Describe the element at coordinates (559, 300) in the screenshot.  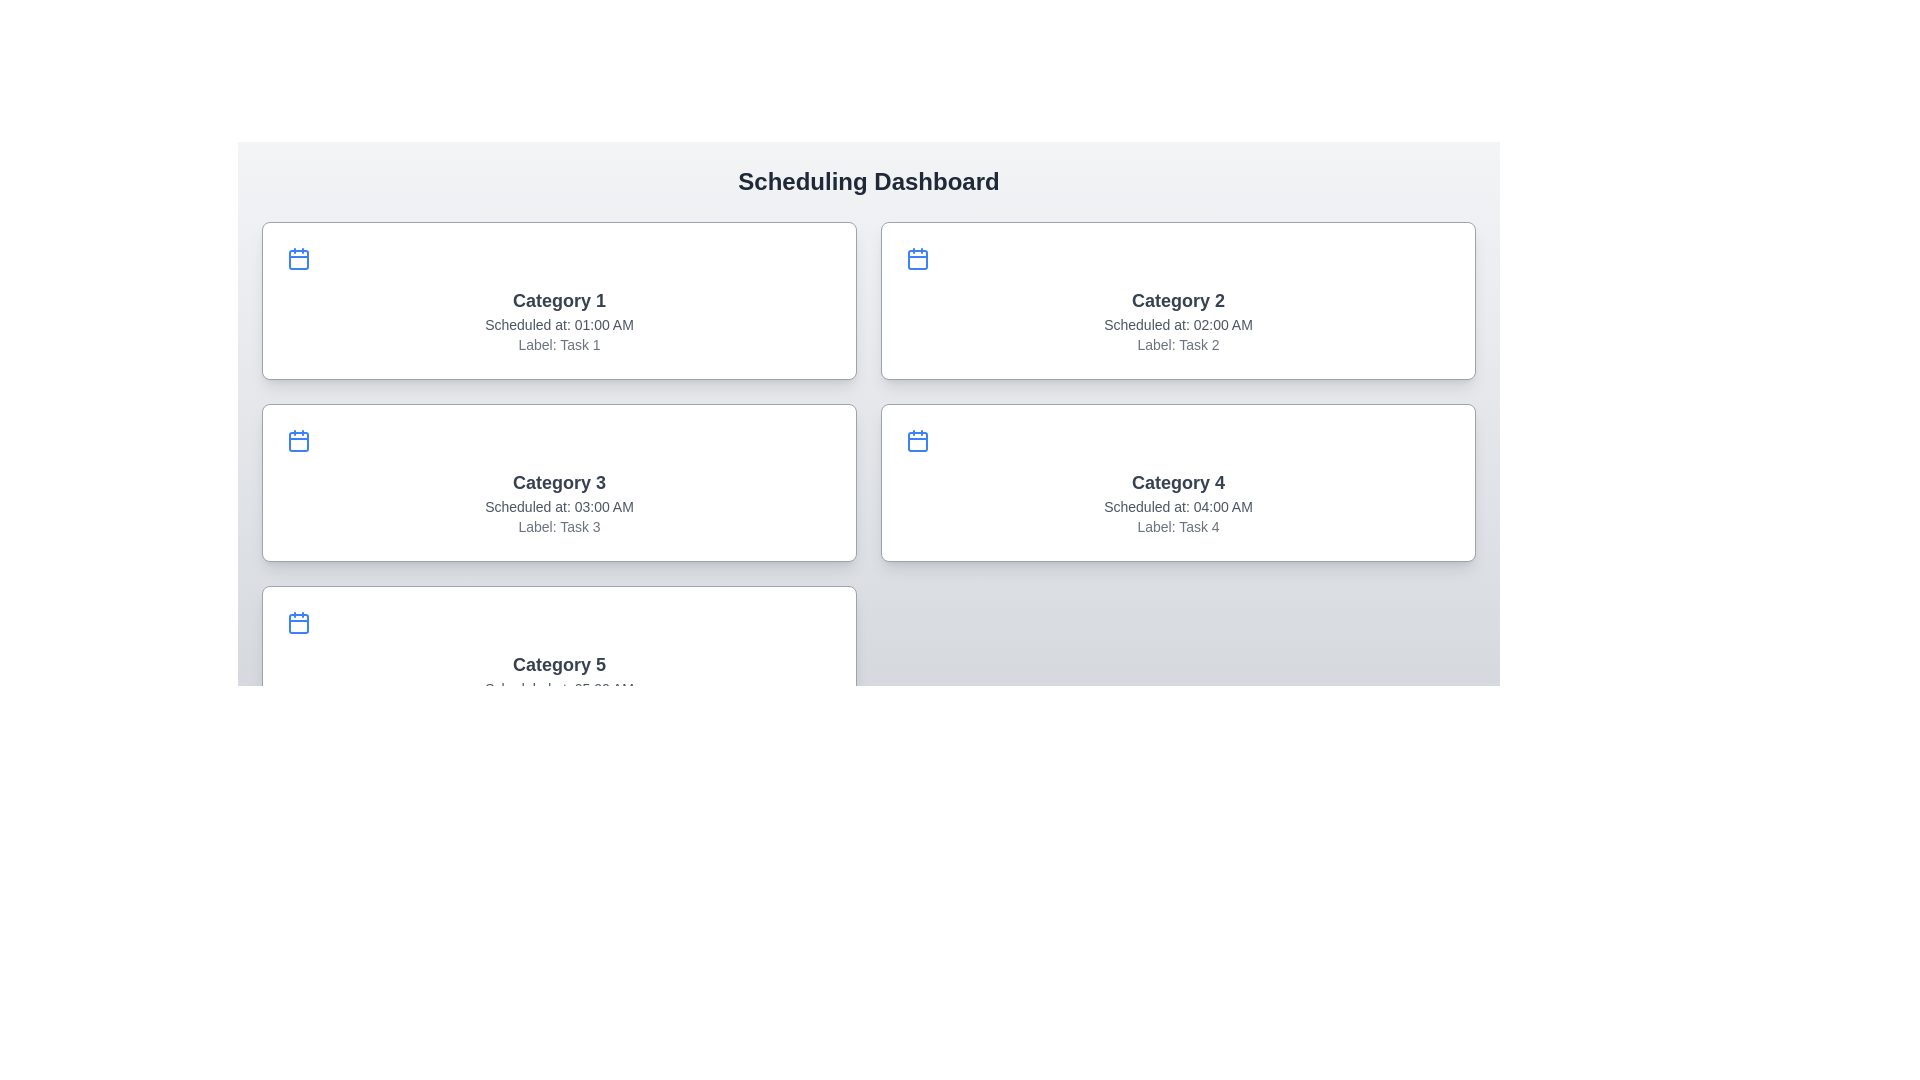
I see `the Text label located at the top-center of the first card in the left column of the grid layout` at that location.